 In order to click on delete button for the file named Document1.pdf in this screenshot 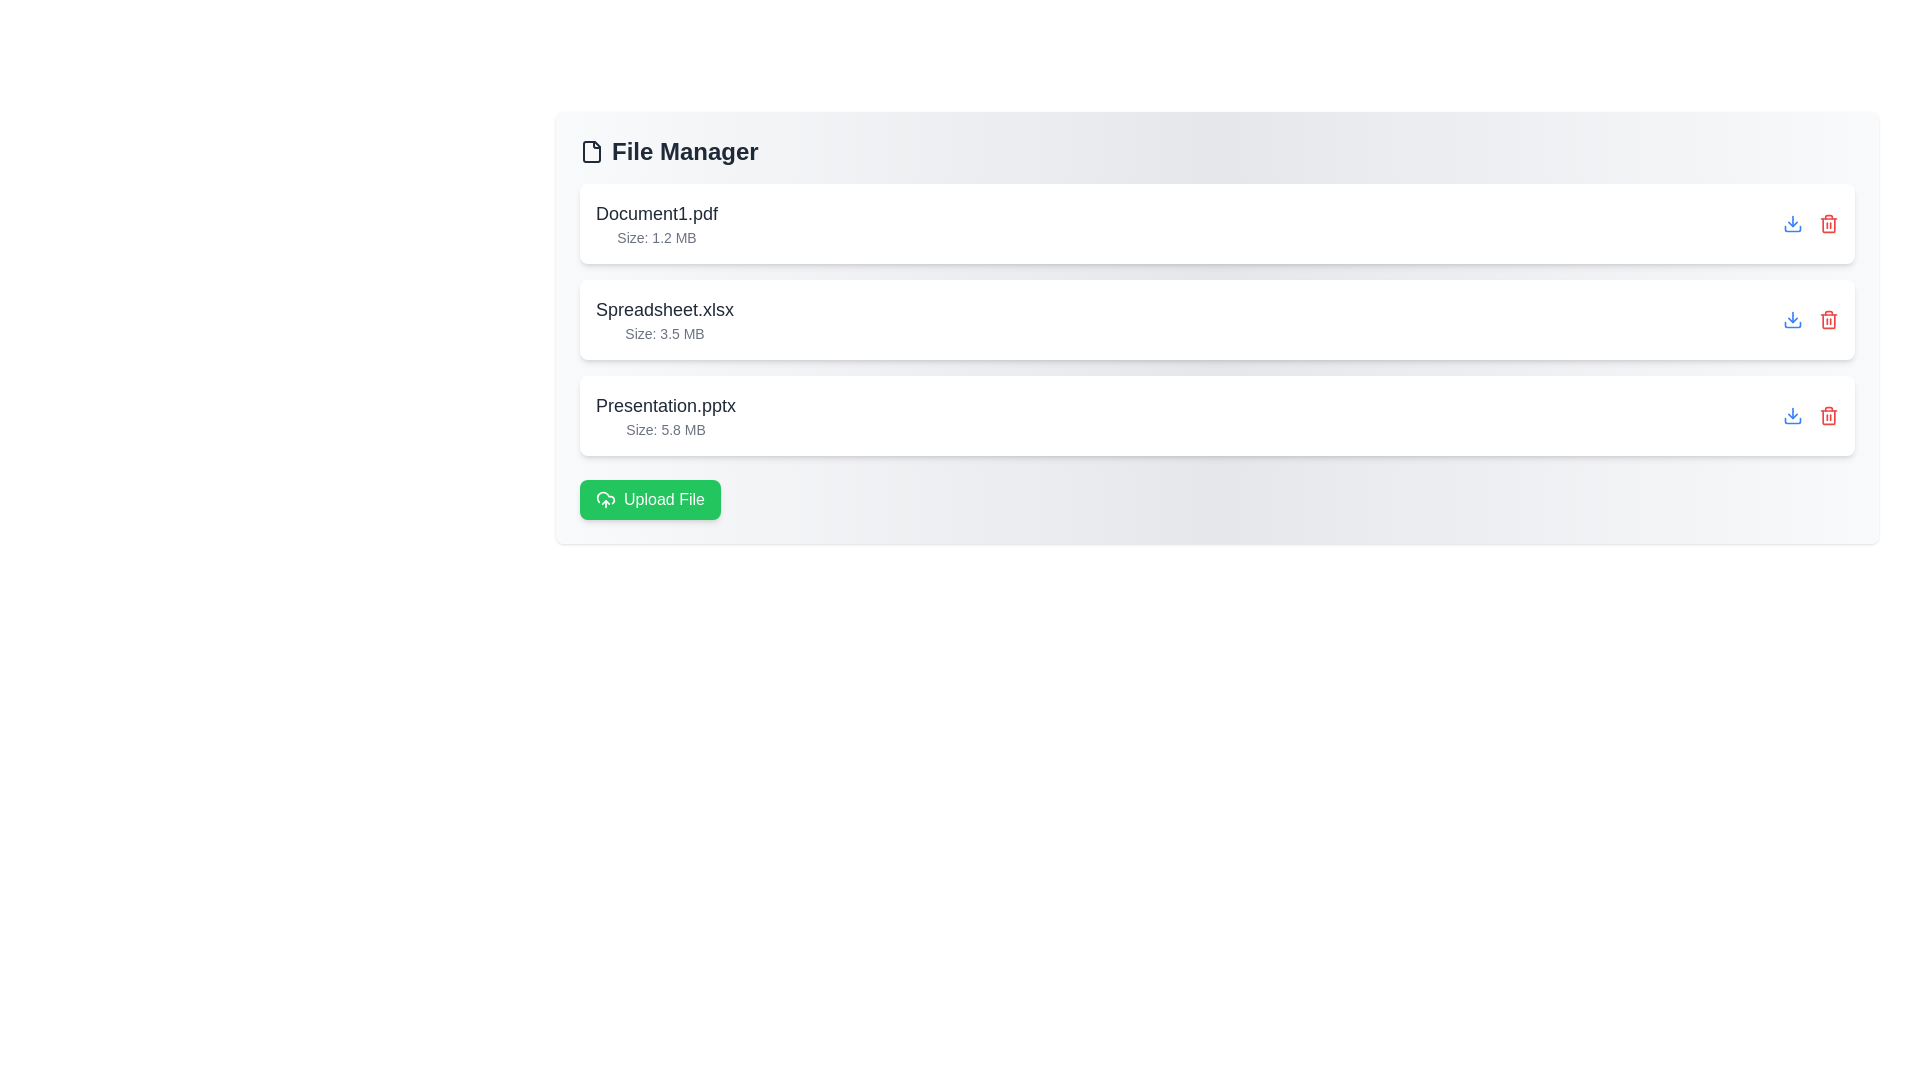, I will do `click(1828, 223)`.